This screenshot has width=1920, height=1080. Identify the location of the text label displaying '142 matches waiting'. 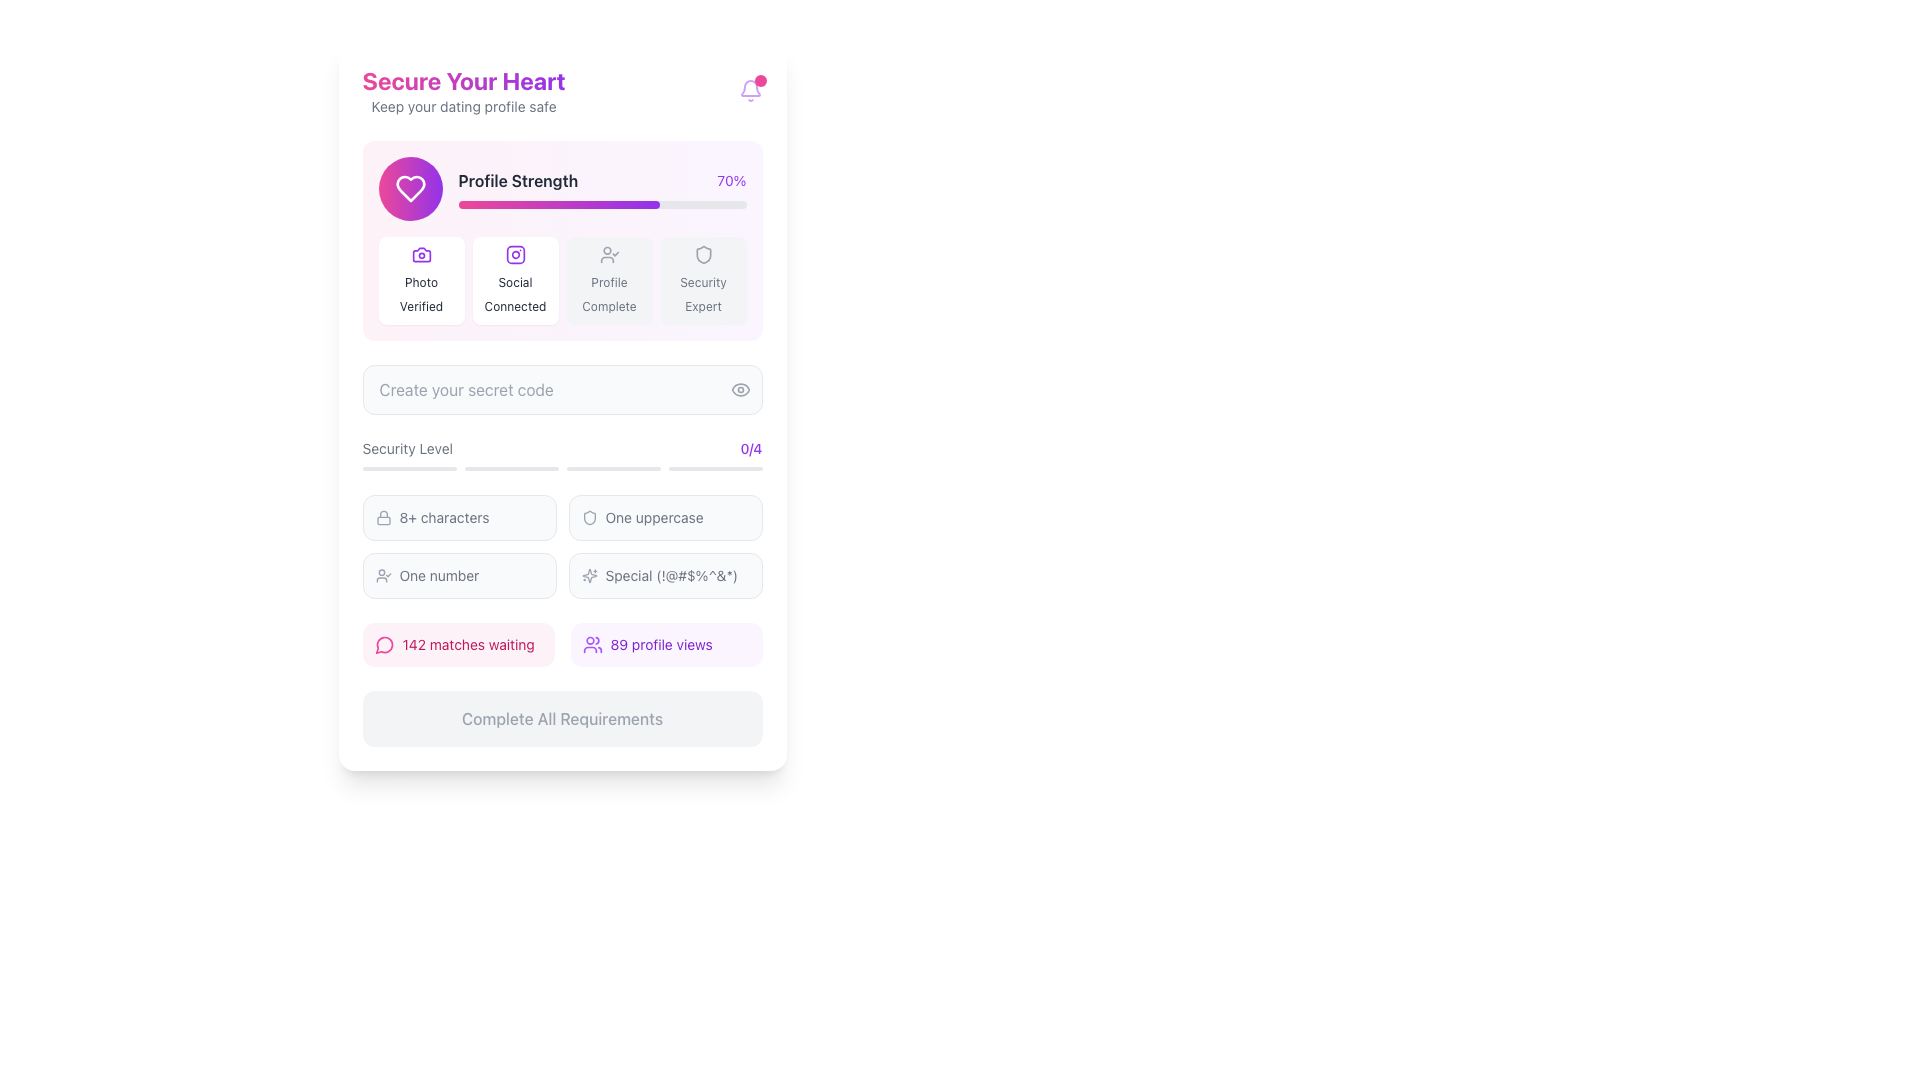
(467, 644).